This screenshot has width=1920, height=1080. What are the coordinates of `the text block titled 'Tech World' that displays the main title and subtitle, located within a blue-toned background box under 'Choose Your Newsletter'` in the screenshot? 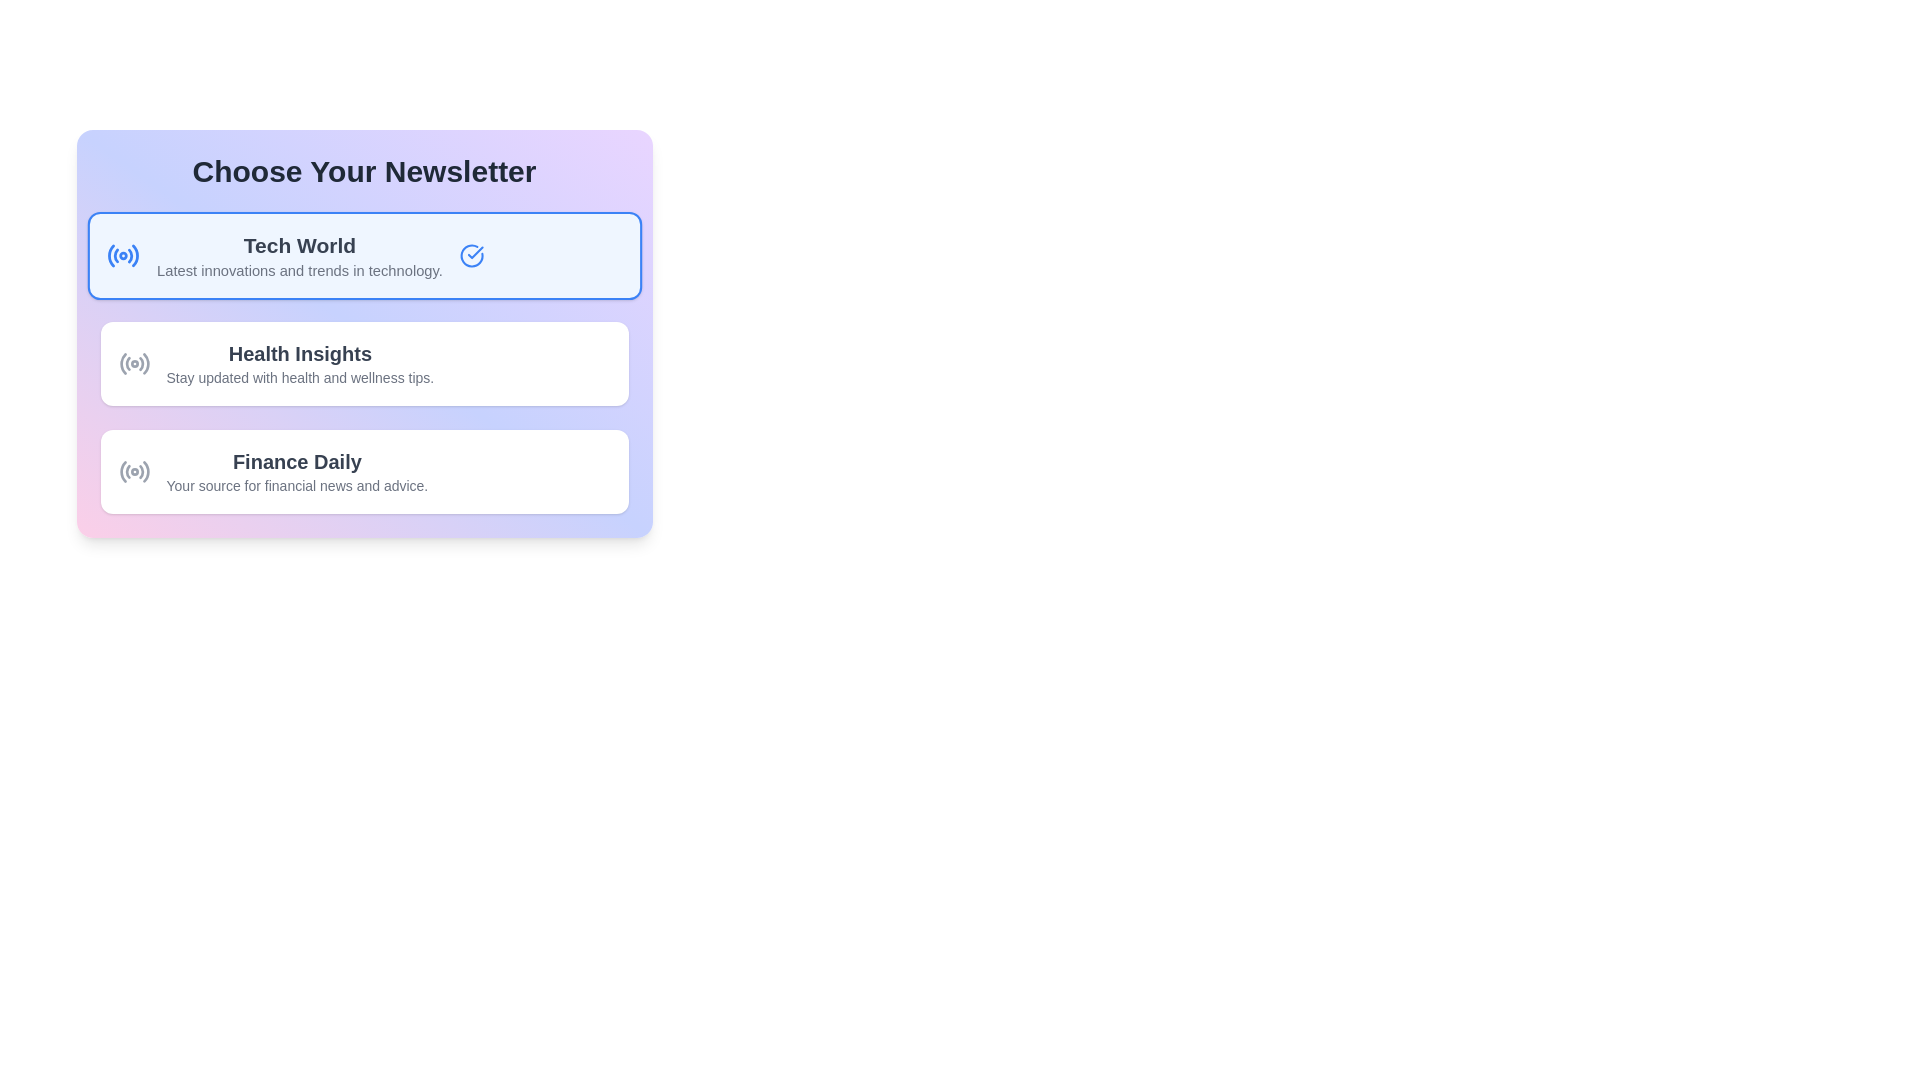 It's located at (298, 254).